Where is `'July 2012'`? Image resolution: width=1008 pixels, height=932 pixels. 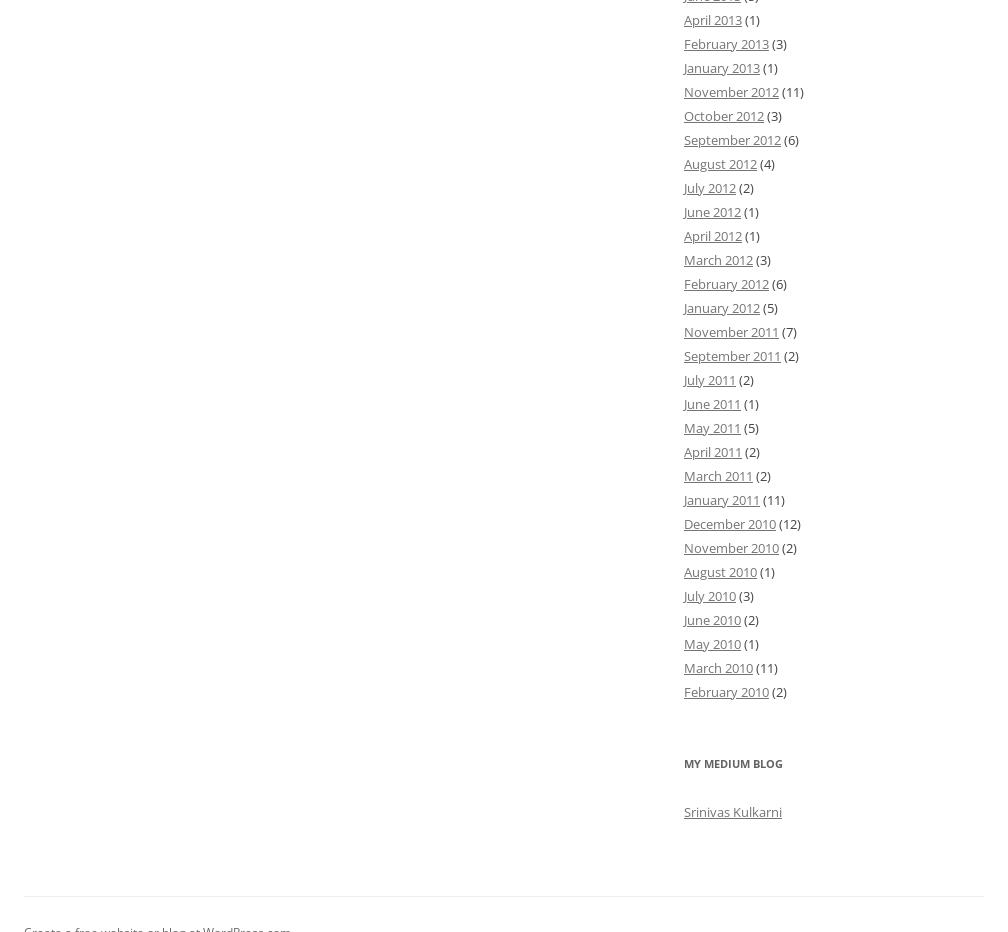 'July 2012' is located at coordinates (710, 186).